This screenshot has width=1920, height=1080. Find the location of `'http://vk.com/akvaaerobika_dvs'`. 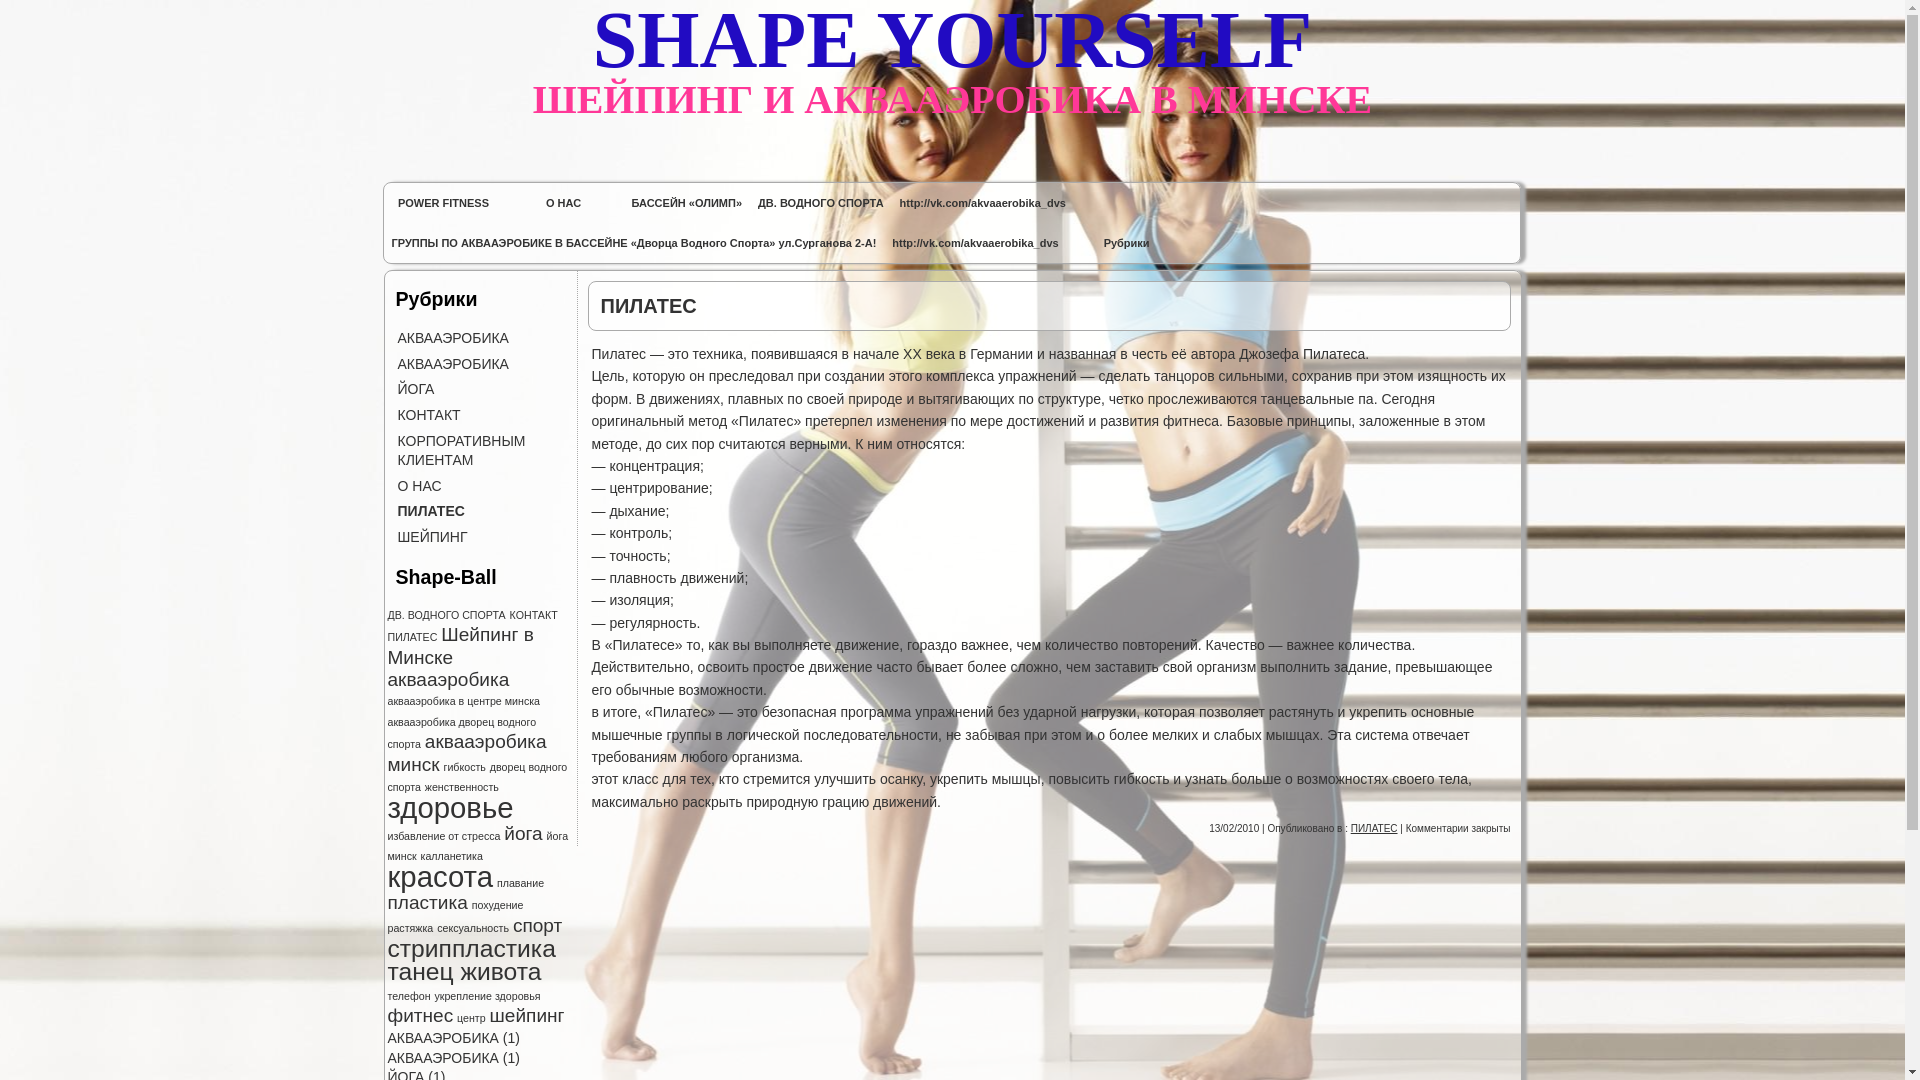

'http://vk.com/akvaaerobika_dvs' is located at coordinates (983, 203).